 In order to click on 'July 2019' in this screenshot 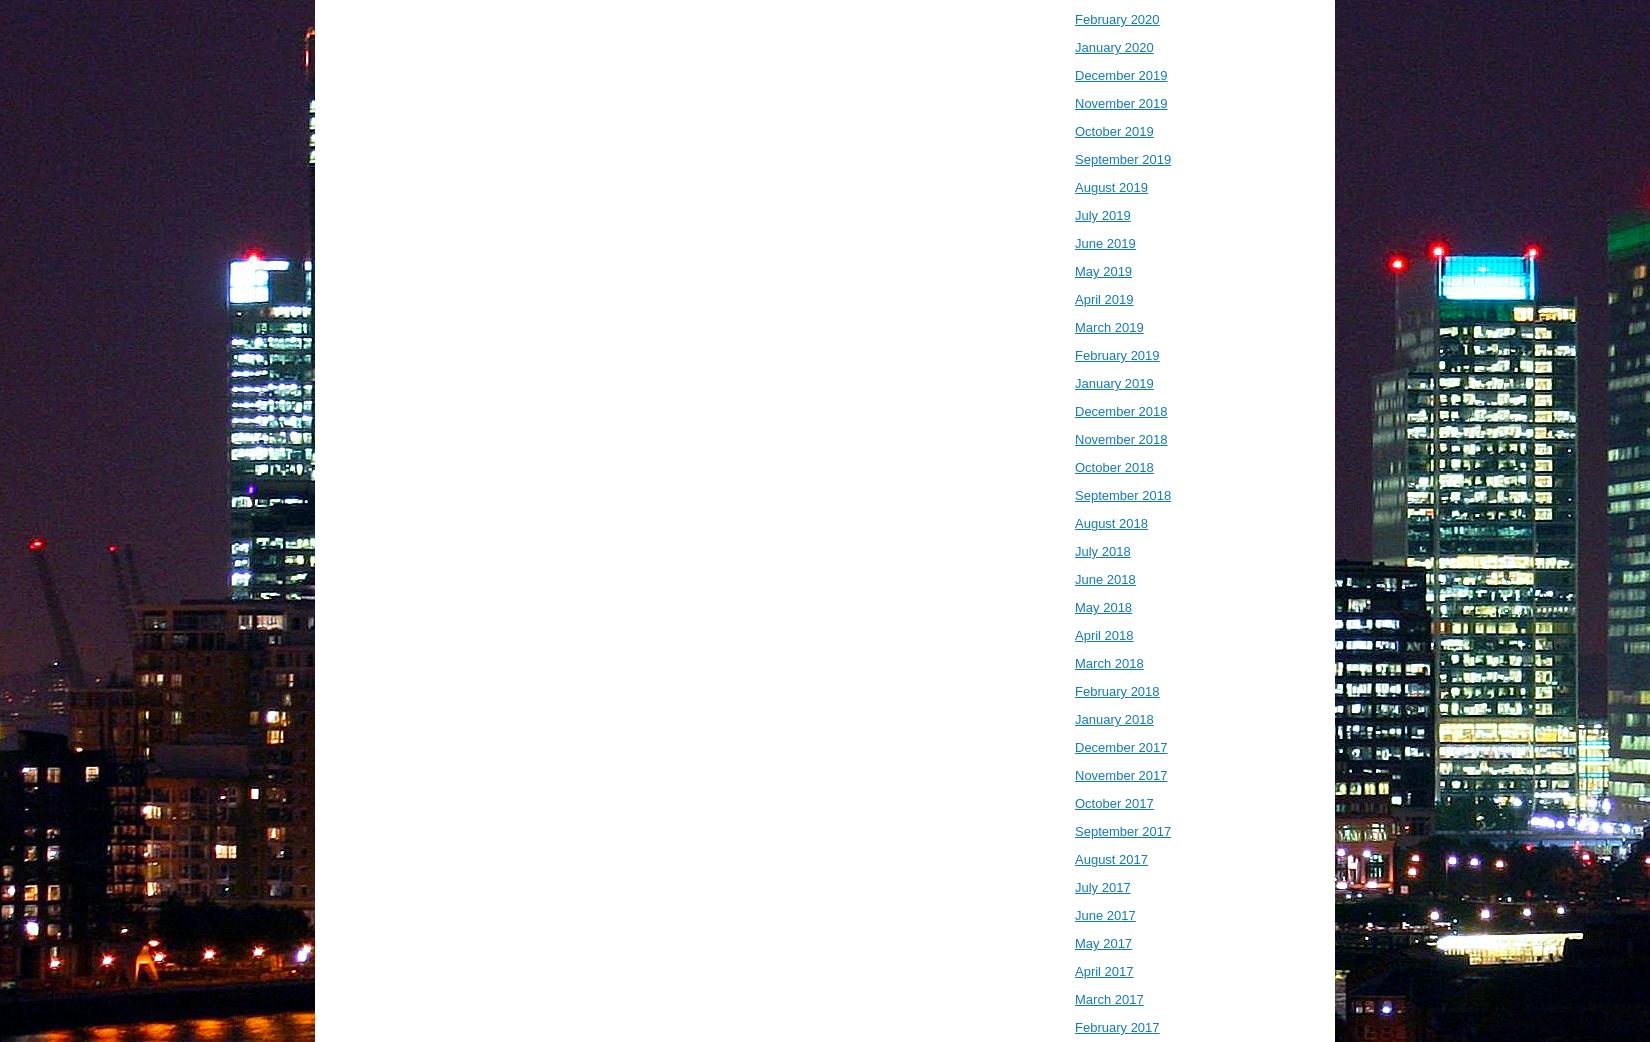, I will do `click(1102, 214)`.